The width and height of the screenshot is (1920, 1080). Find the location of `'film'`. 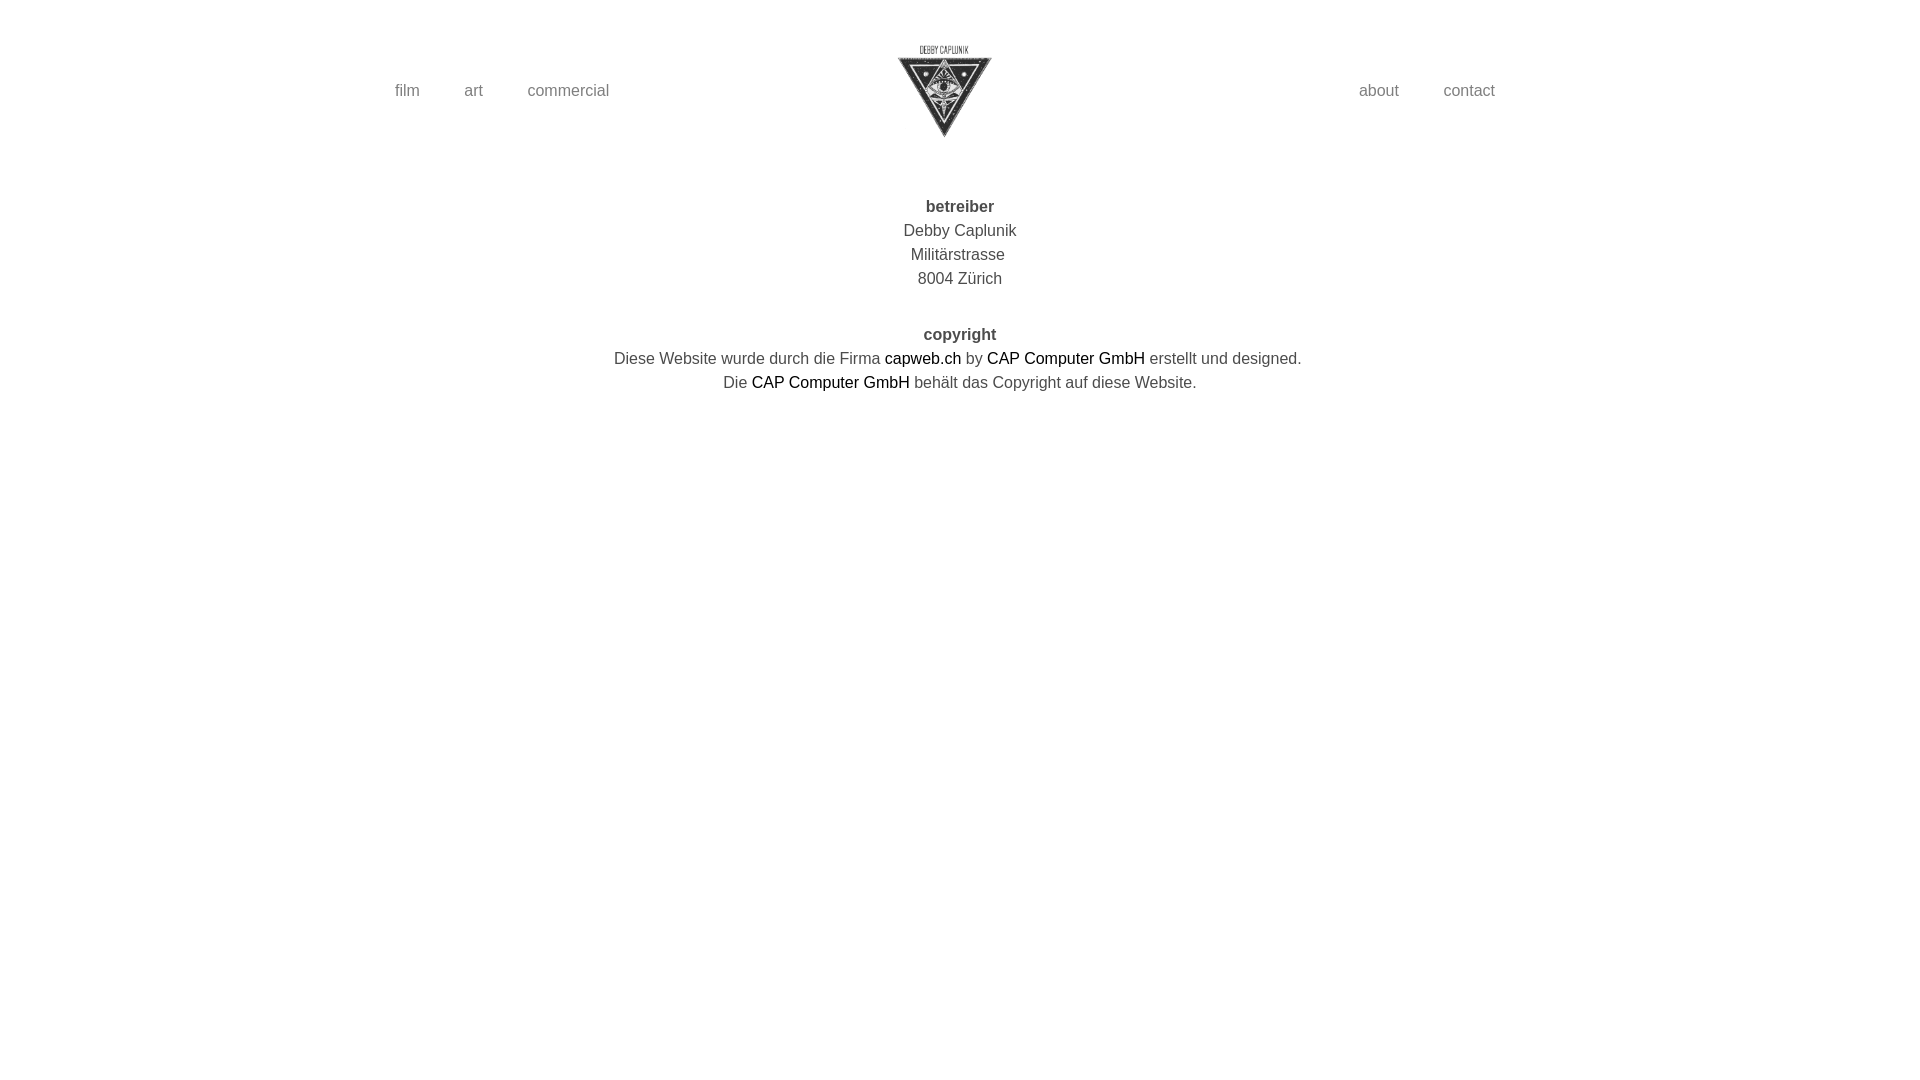

'film' is located at coordinates (374, 91).